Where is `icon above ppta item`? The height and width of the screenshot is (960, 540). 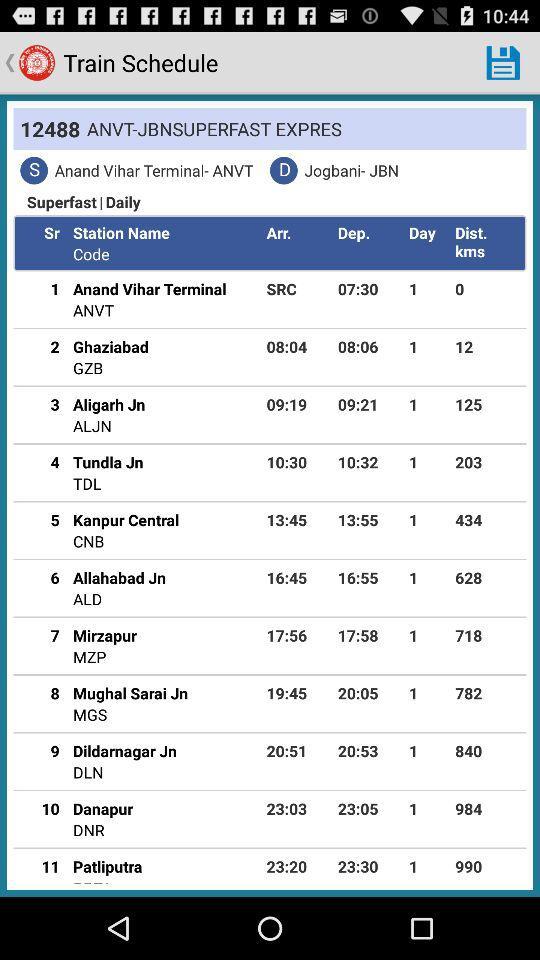 icon above ppta item is located at coordinates (107, 865).